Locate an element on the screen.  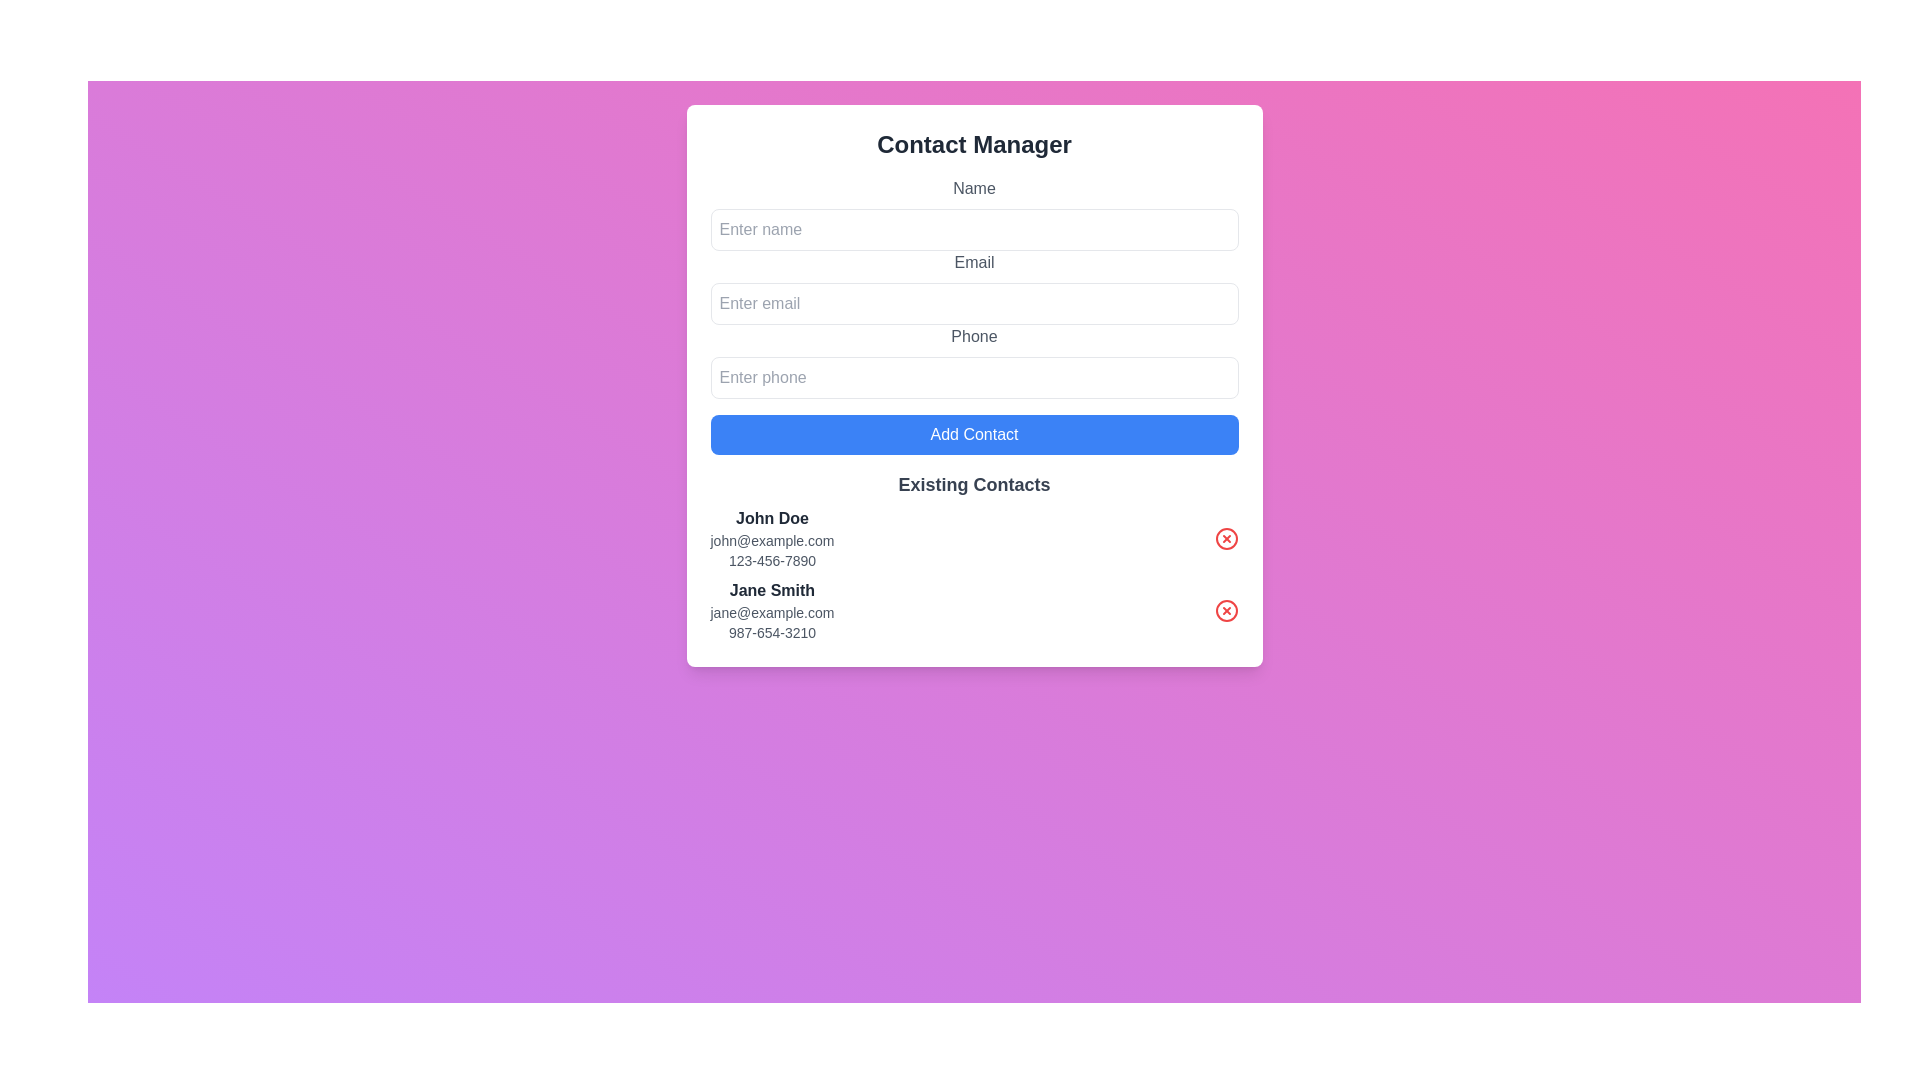
the contact entry for 'Jane Smith' is located at coordinates (771, 609).